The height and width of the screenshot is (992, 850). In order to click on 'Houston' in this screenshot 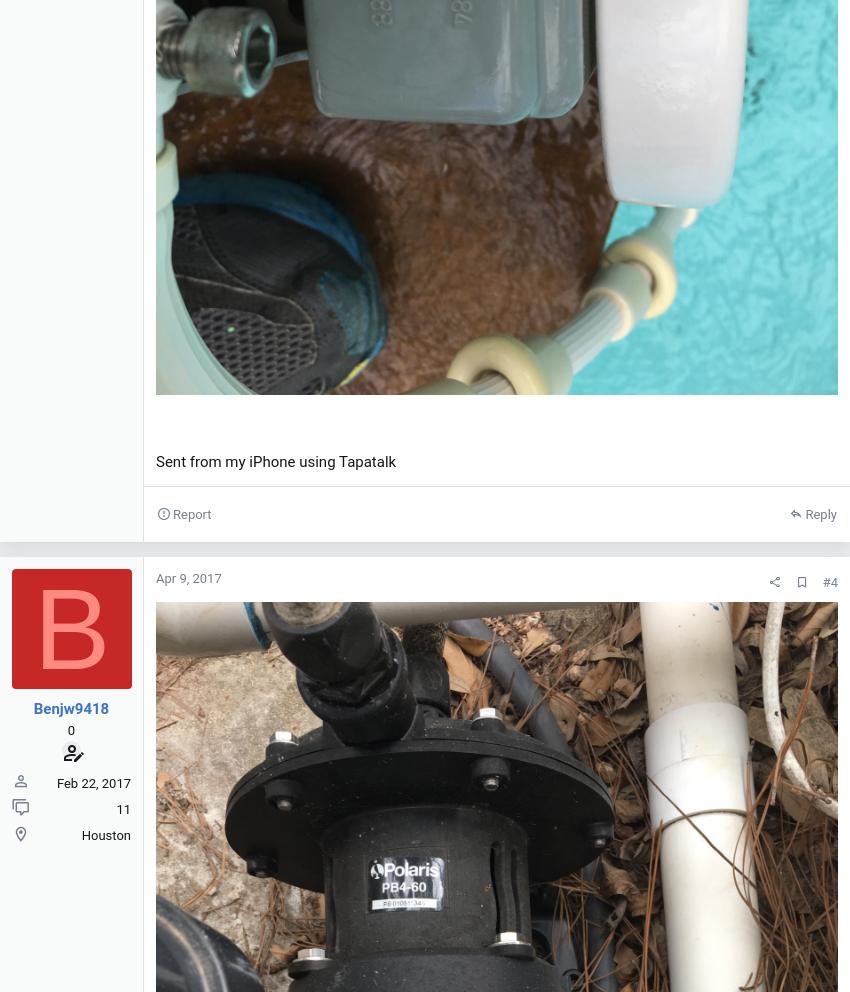, I will do `click(104, 834)`.